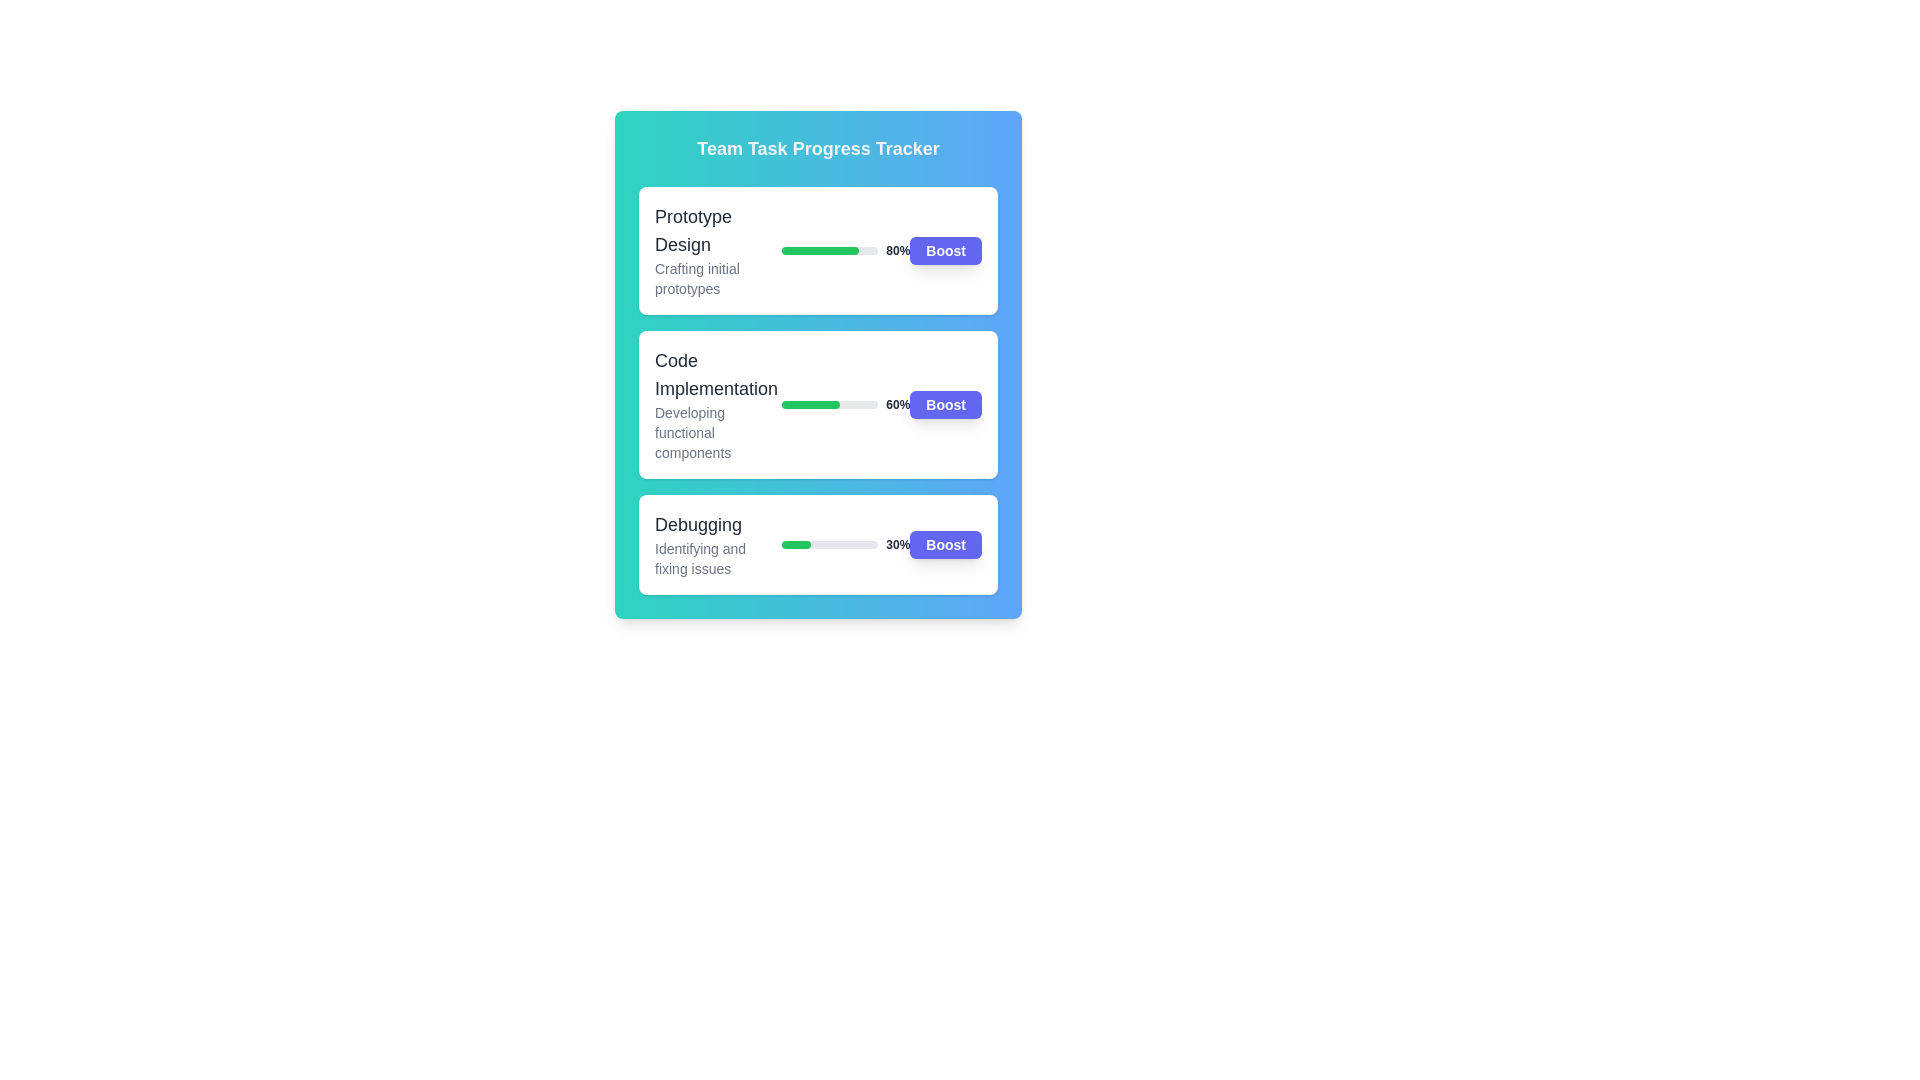 This screenshot has width=1920, height=1080. Describe the element at coordinates (818, 148) in the screenshot. I see `the title Text Label of the tracker interface, which is positioned at the top of a centered card with a gradient background` at that location.